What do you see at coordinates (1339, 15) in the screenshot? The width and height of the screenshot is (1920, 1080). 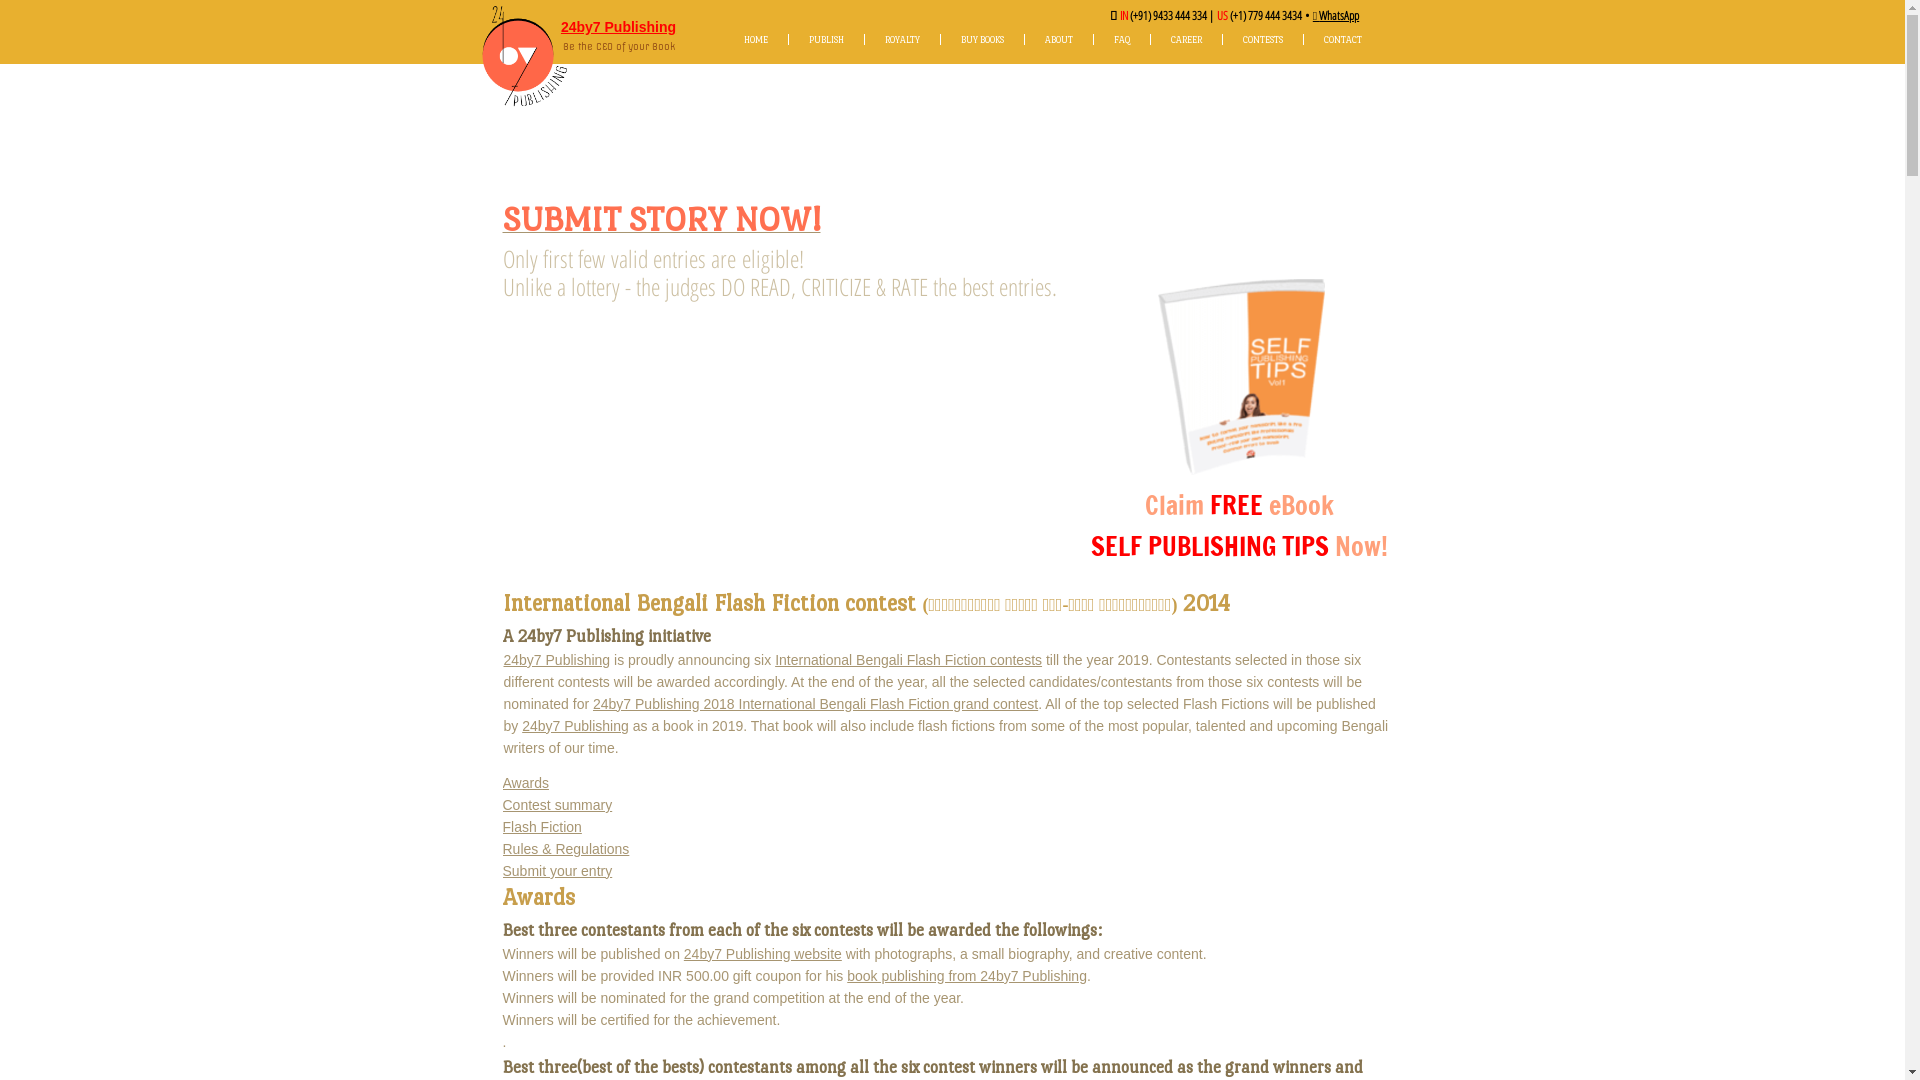 I see `'WhatsApp'` at bounding box center [1339, 15].